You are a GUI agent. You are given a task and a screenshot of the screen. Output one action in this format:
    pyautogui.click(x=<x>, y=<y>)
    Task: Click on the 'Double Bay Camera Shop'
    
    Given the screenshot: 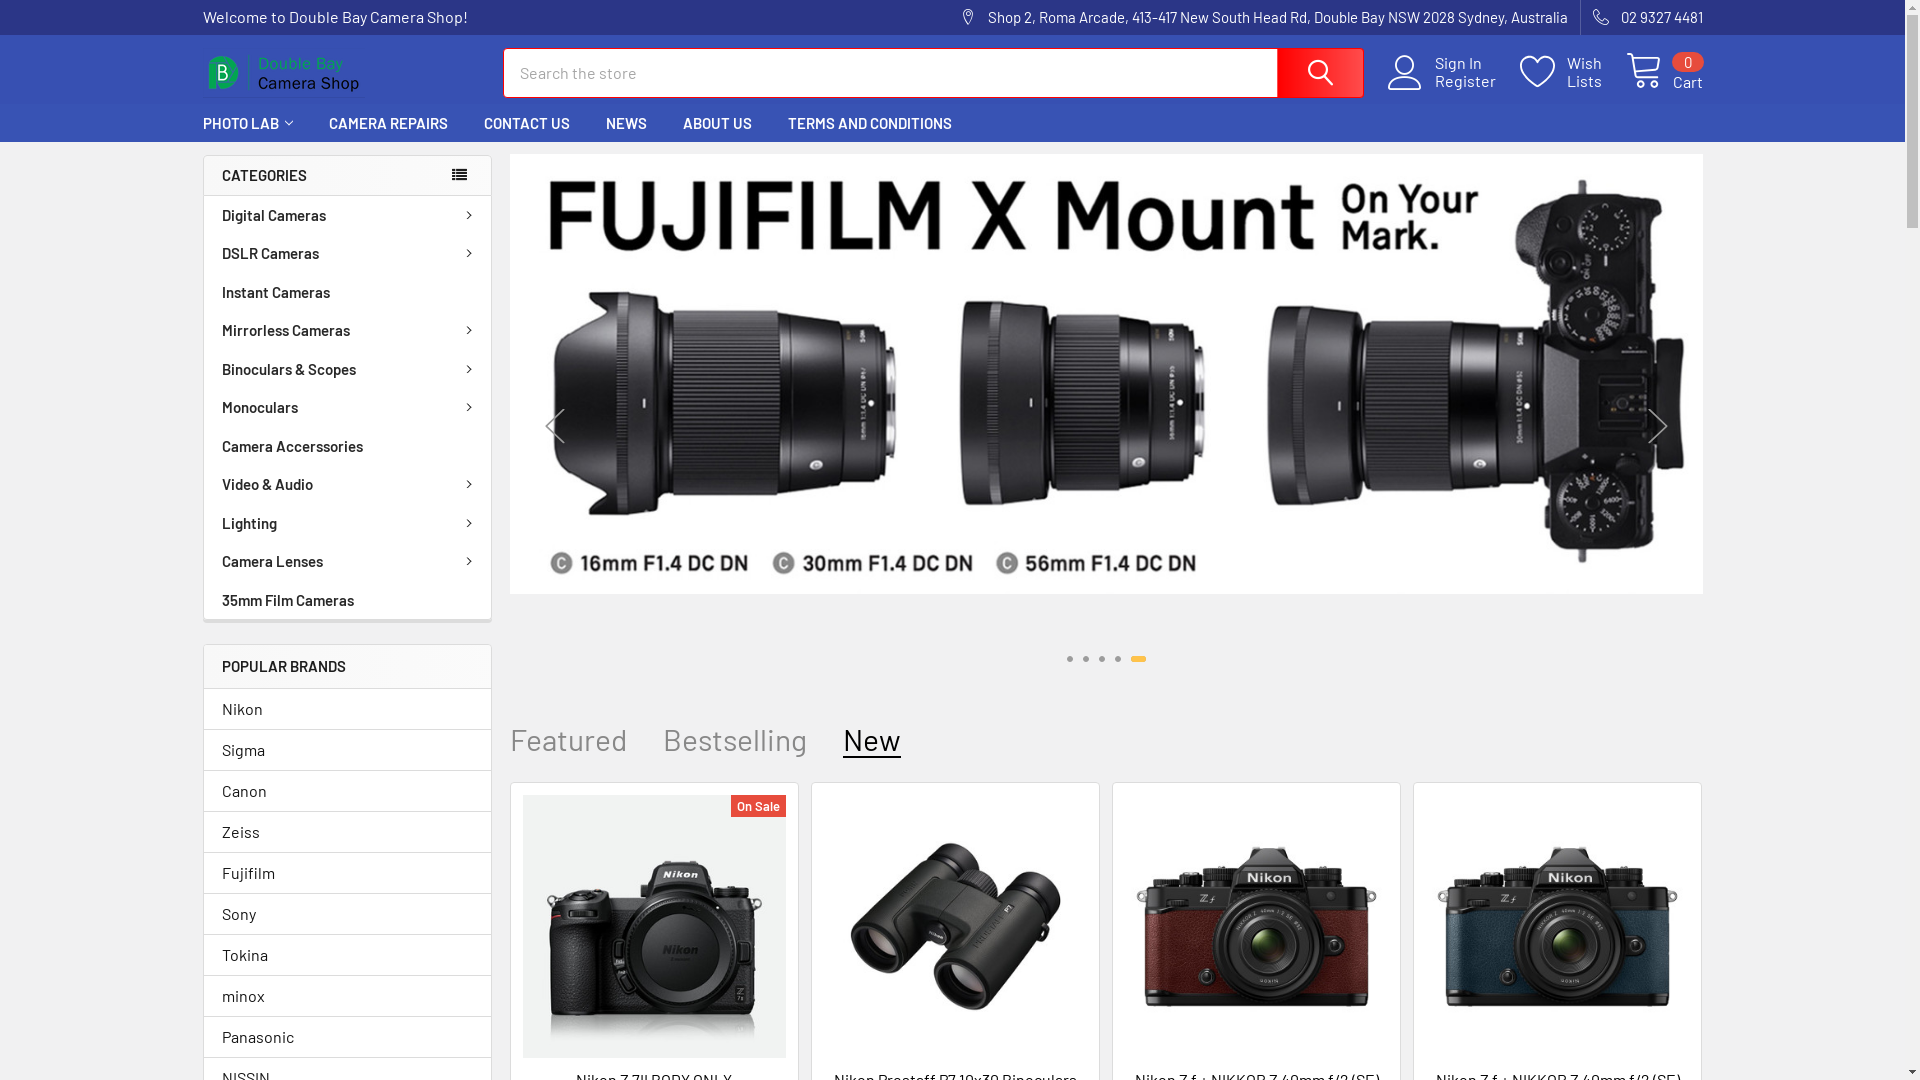 What is the action you would take?
    pyautogui.click(x=282, y=72)
    